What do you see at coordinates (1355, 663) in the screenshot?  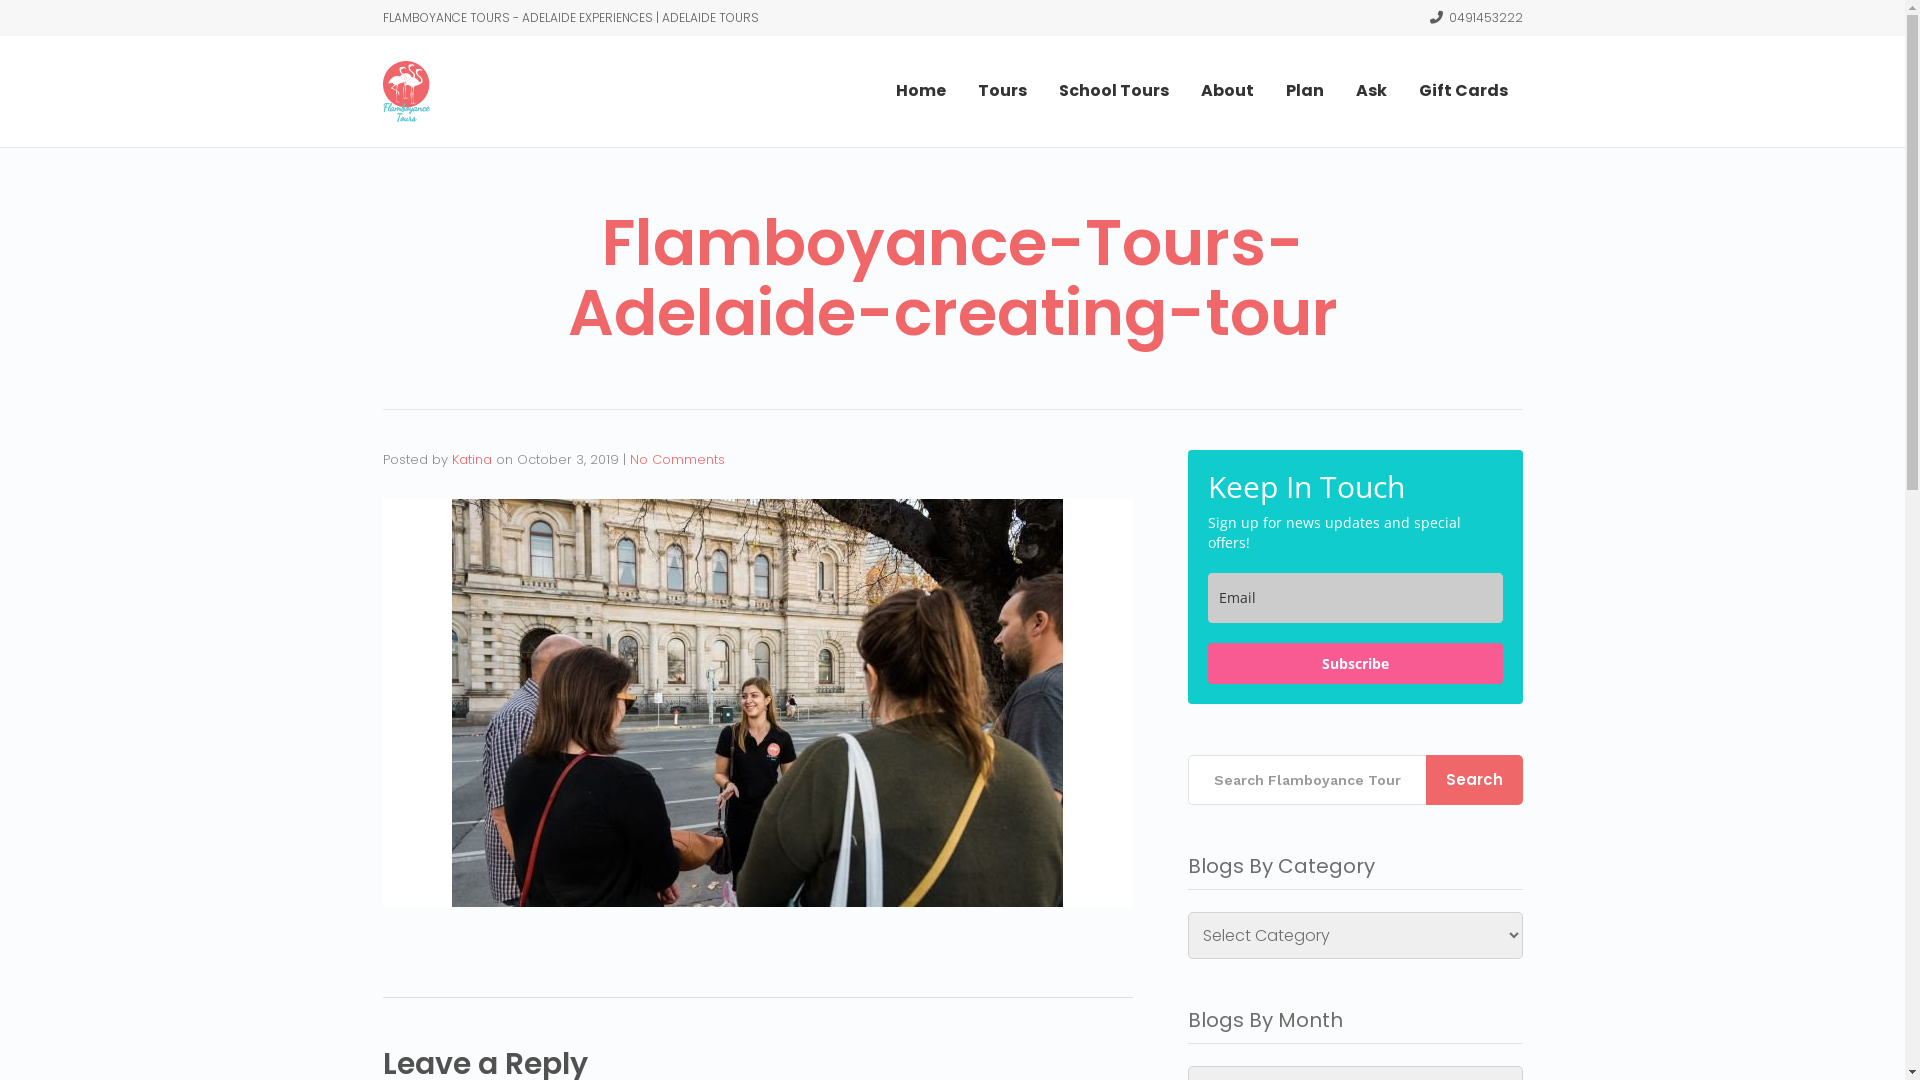 I see `'Subscribe'` at bounding box center [1355, 663].